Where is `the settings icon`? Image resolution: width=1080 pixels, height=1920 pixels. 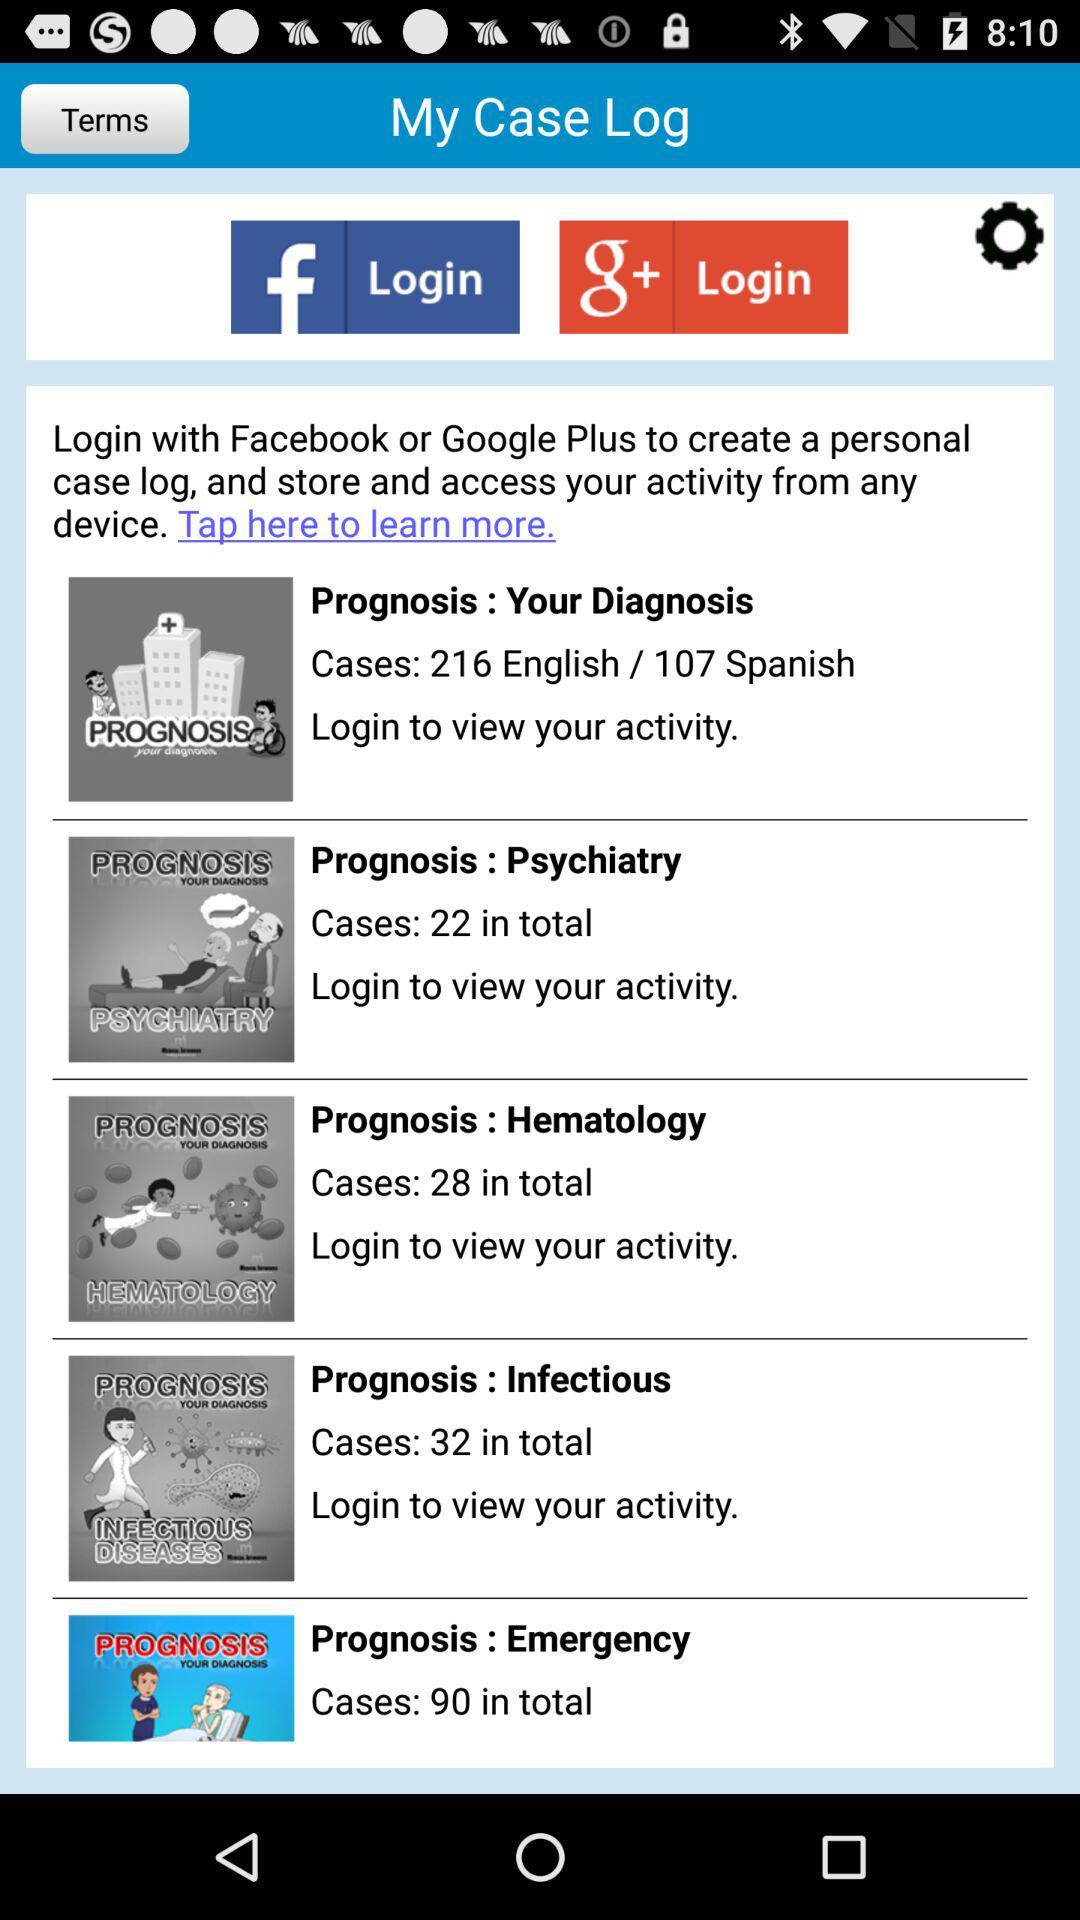 the settings icon is located at coordinates (1009, 253).